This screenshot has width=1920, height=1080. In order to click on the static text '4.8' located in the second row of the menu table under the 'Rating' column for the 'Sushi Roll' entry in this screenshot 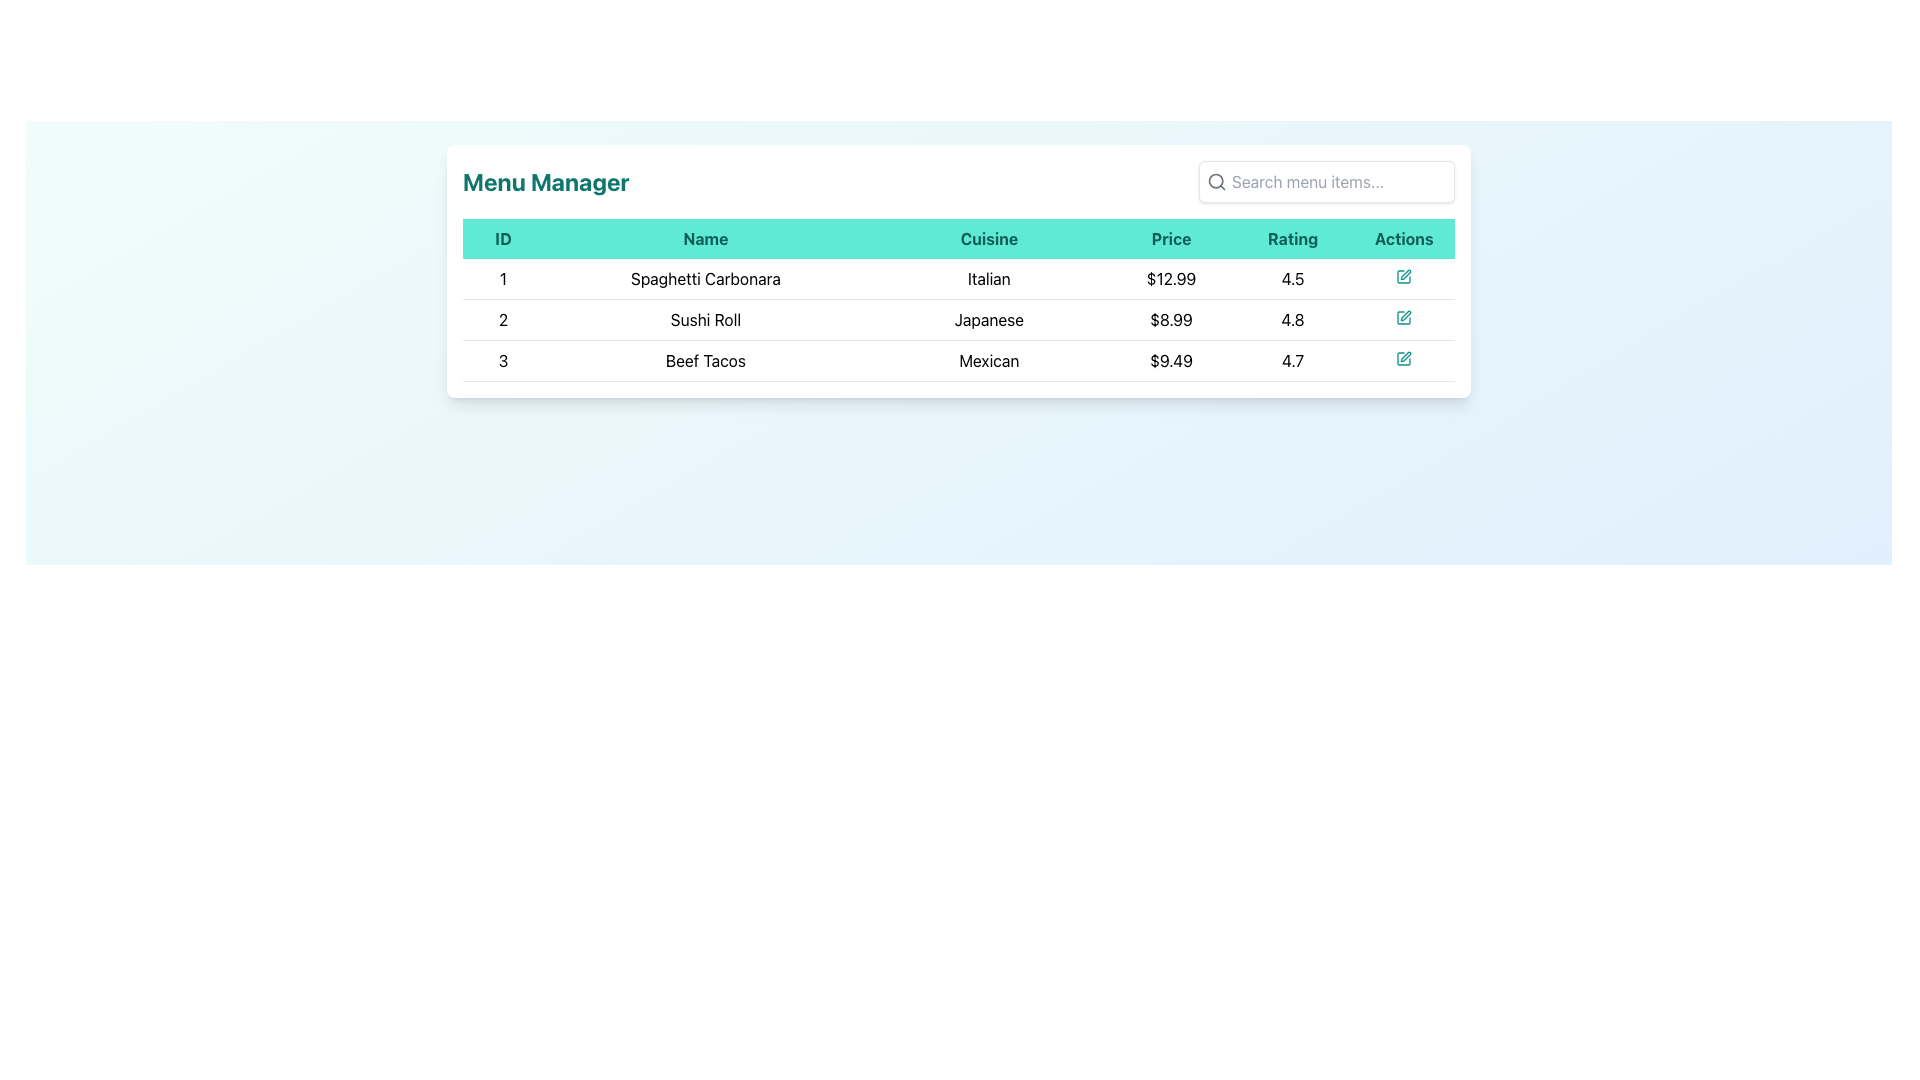, I will do `click(1292, 319)`.